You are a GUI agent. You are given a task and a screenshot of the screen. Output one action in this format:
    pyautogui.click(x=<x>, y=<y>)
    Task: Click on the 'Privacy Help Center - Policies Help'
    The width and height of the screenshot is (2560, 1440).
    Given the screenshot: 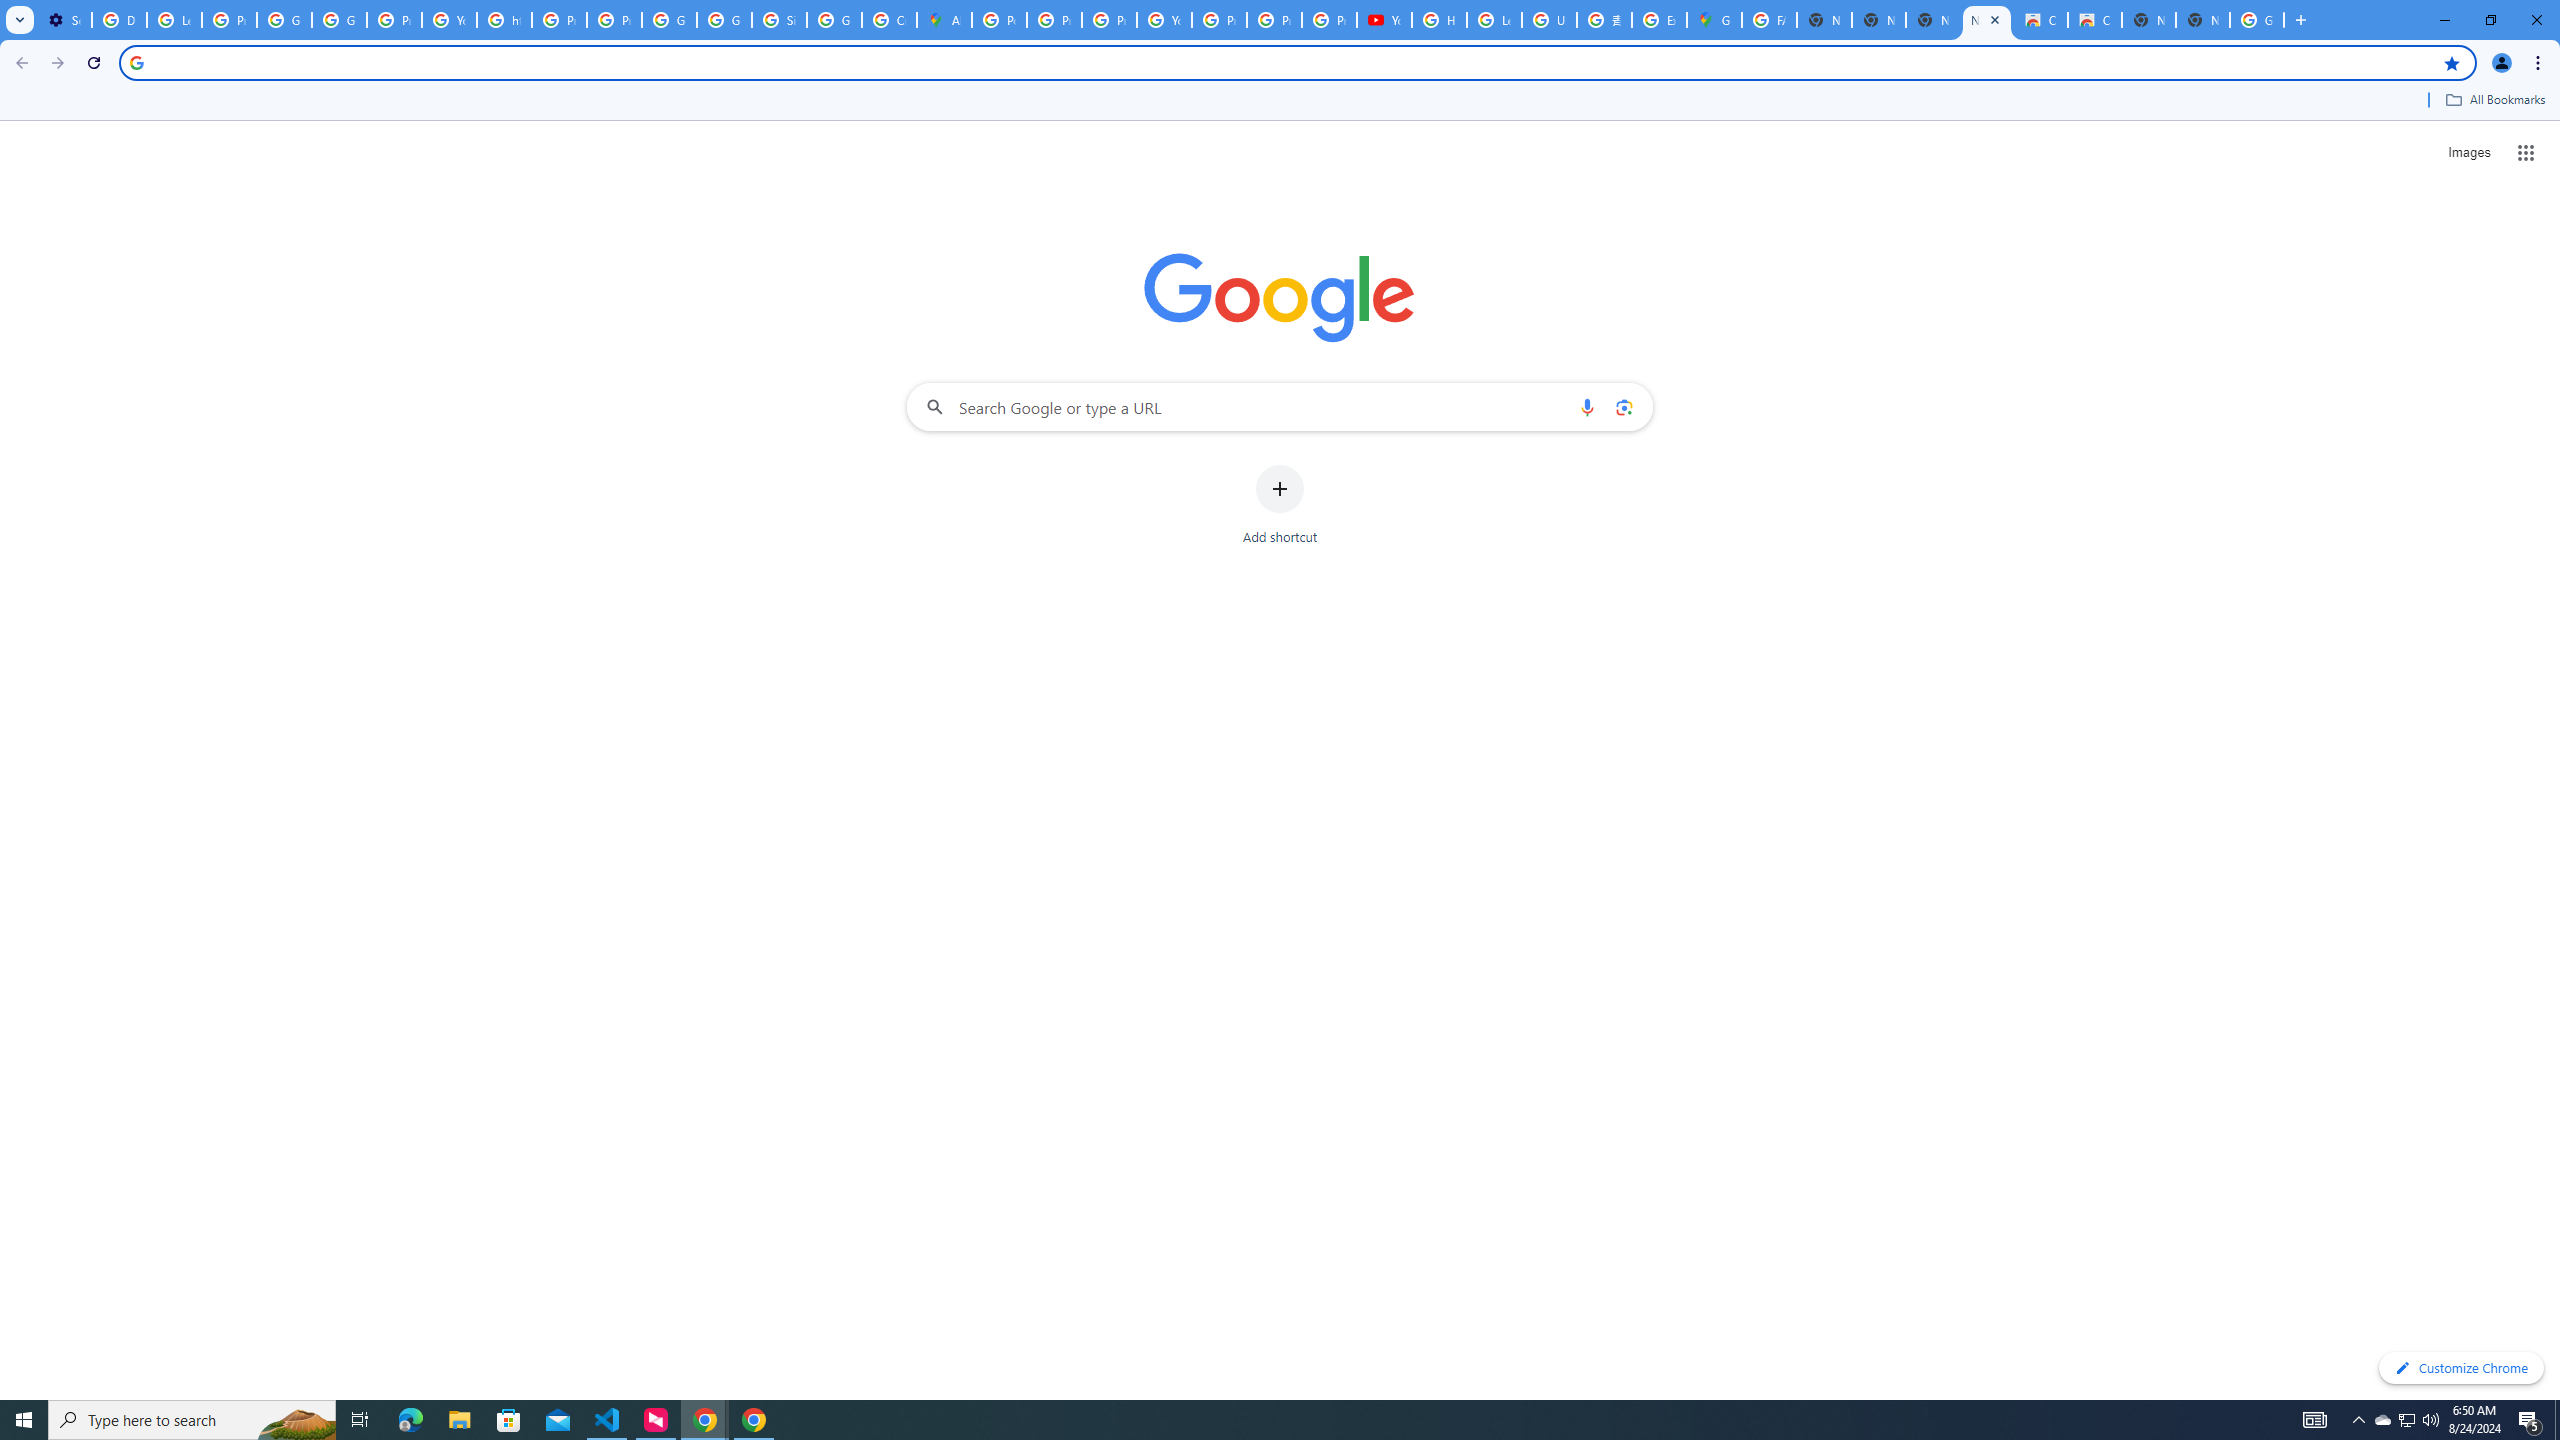 What is the action you would take?
    pyautogui.click(x=1053, y=19)
    